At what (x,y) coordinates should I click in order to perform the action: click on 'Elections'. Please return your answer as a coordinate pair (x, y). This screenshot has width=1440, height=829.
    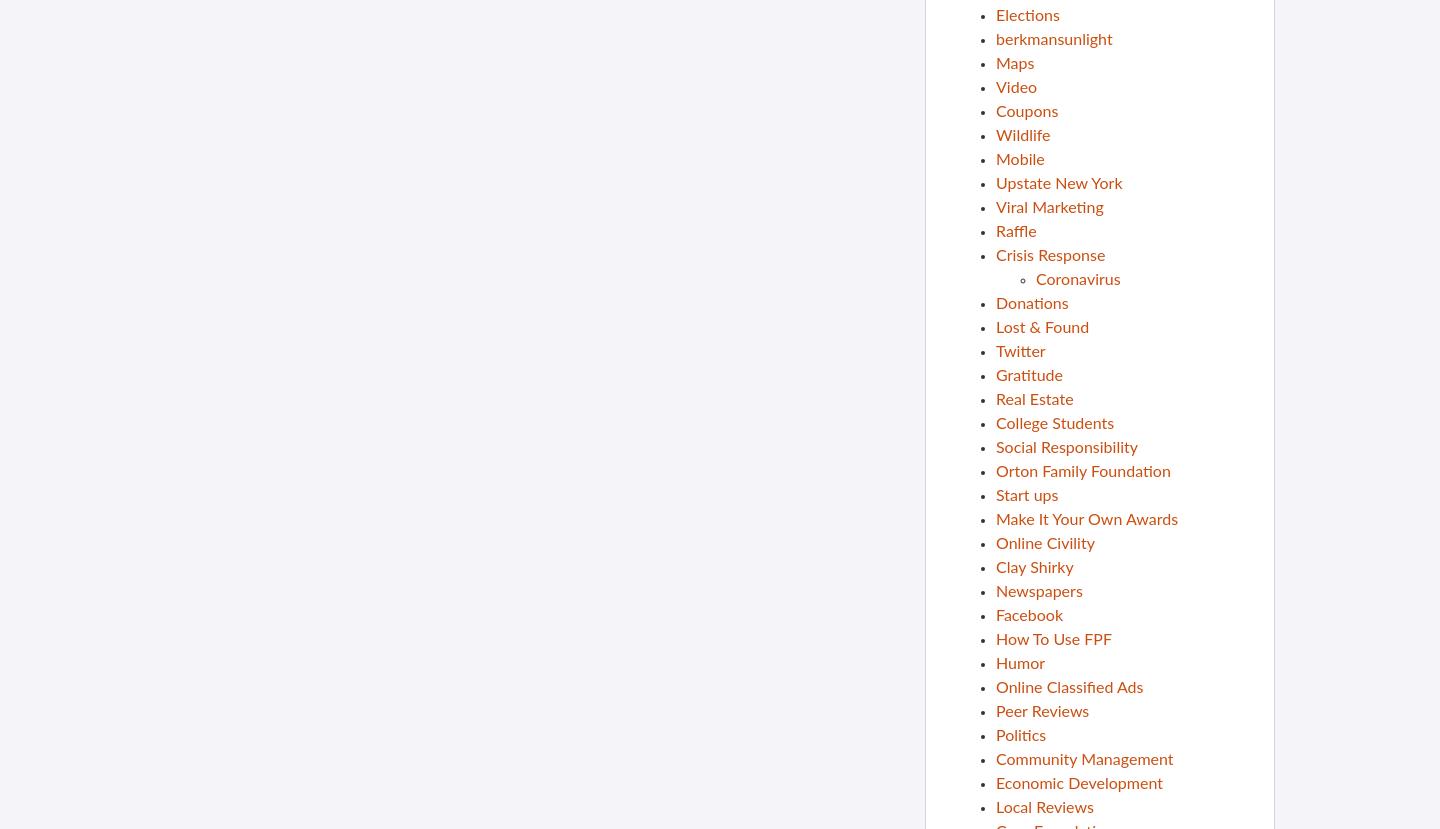
    Looking at the image, I should click on (1027, 15).